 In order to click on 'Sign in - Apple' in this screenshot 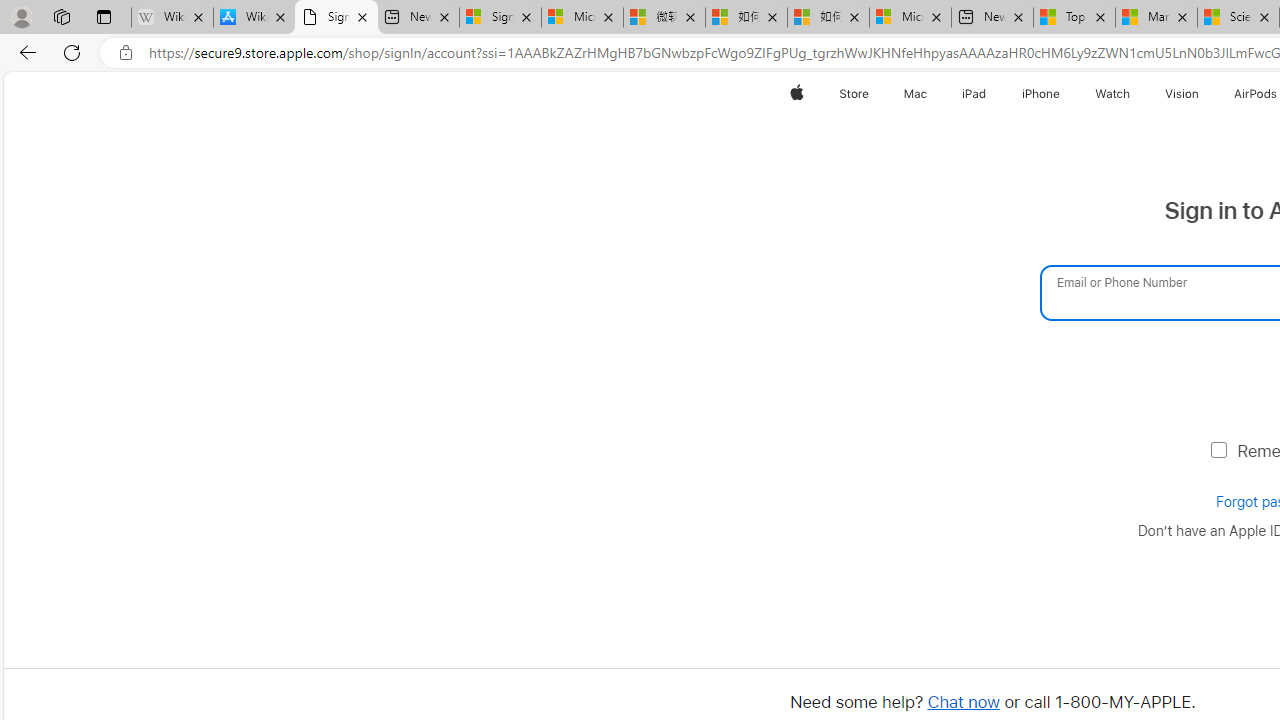, I will do `click(336, 17)`.